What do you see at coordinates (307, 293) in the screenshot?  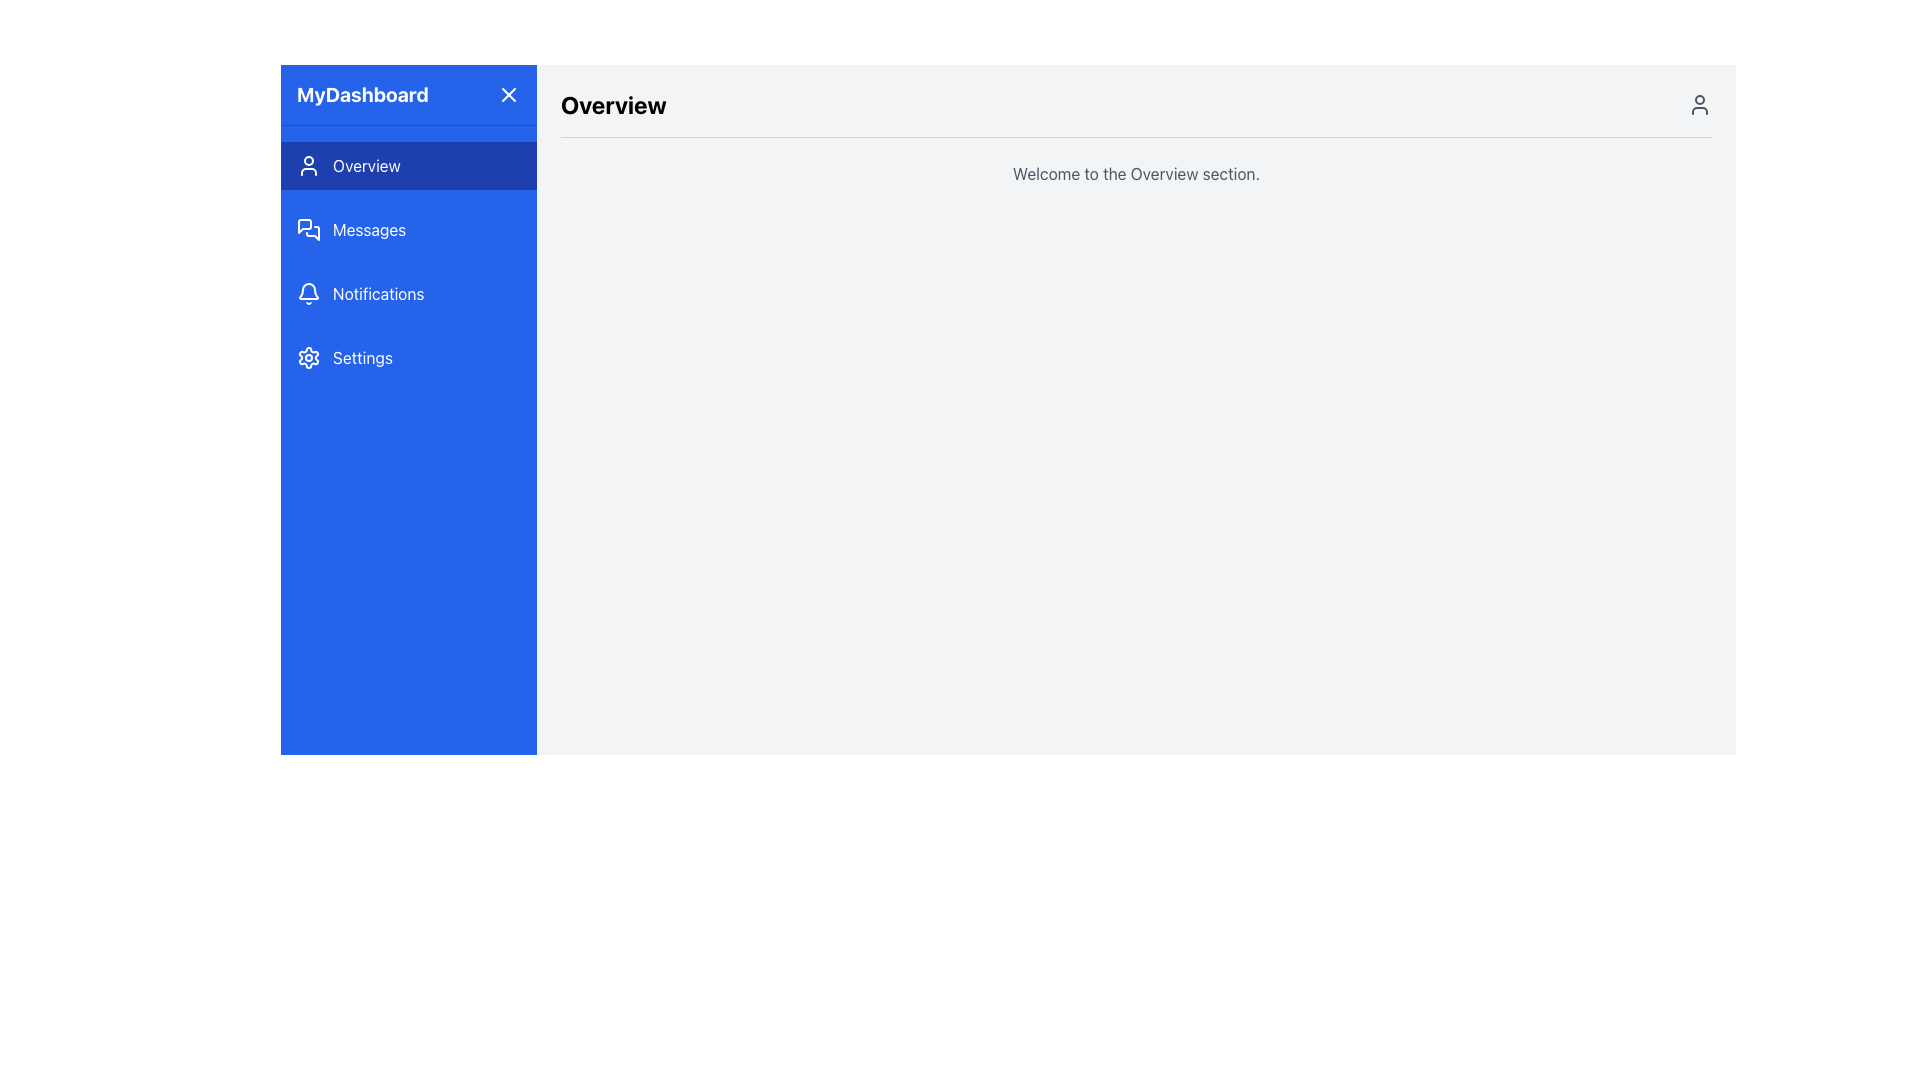 I see `the bell-shaped icon next to the 'Notifications' text in the blue sidebar on the left side of the interface` at bounding box center [307, 293].